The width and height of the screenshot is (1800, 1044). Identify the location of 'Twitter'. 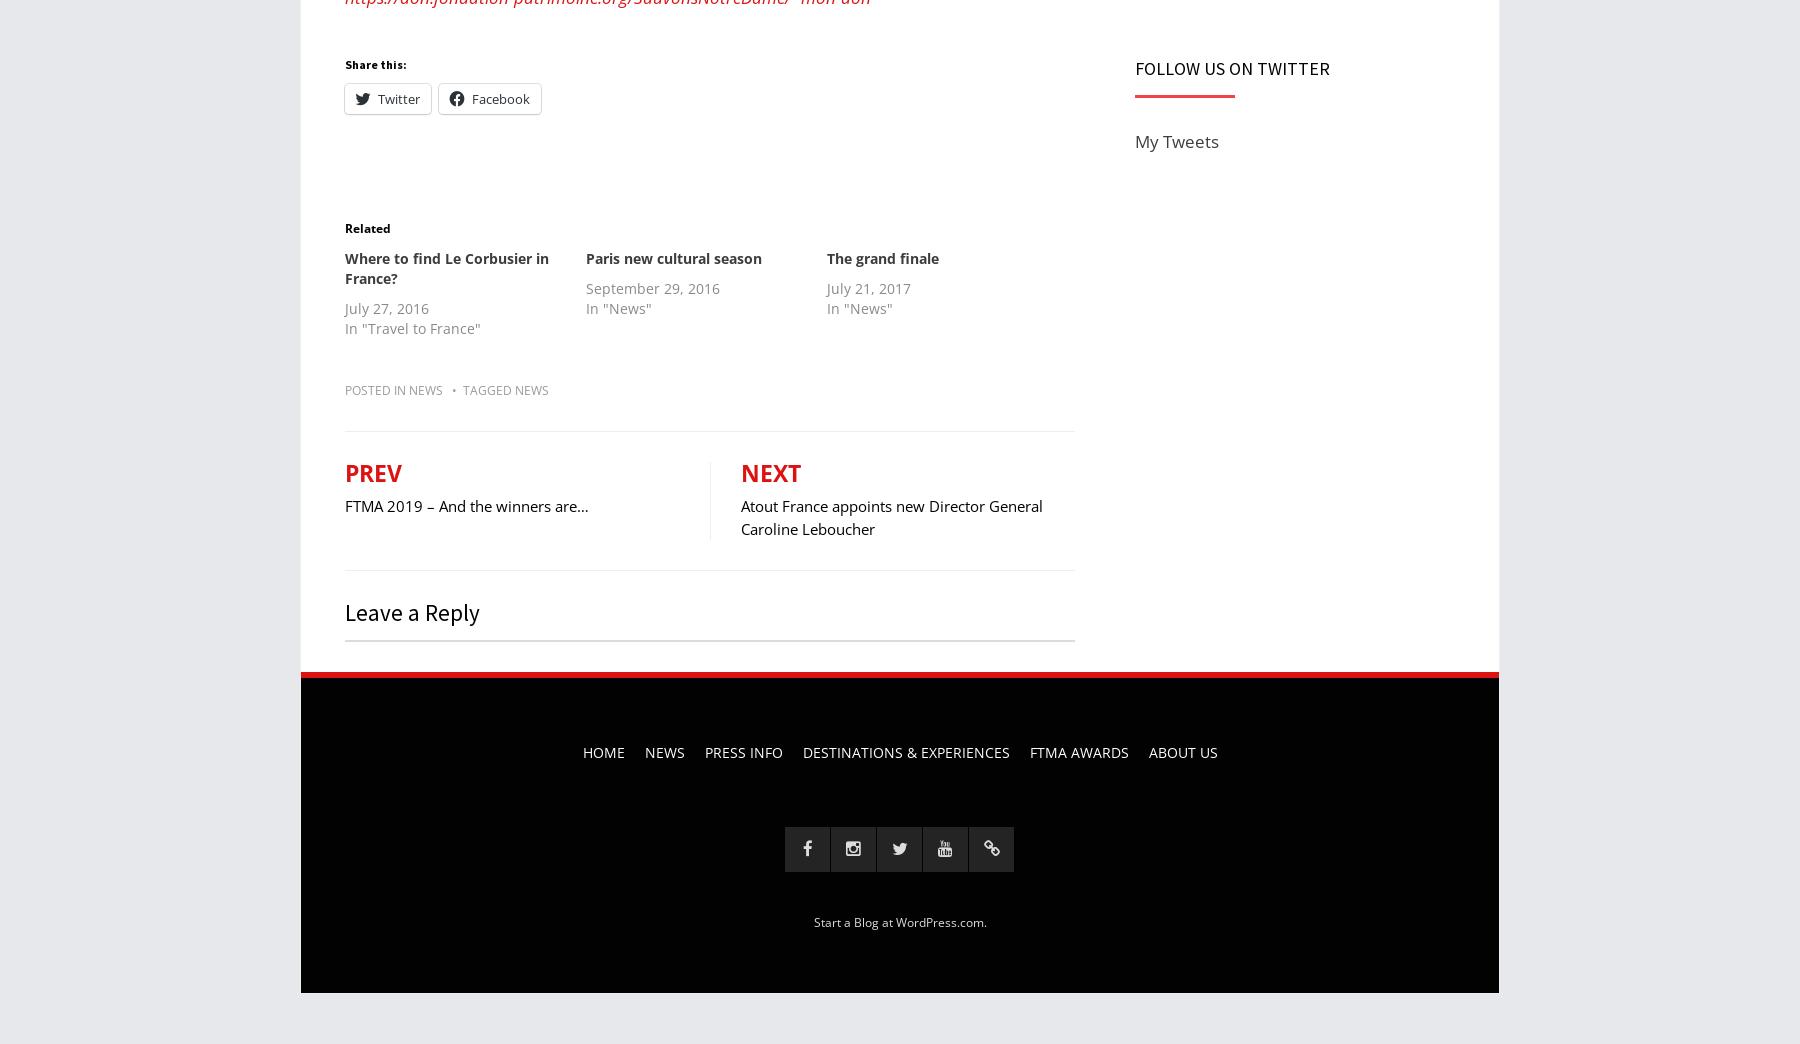
(399, 98).